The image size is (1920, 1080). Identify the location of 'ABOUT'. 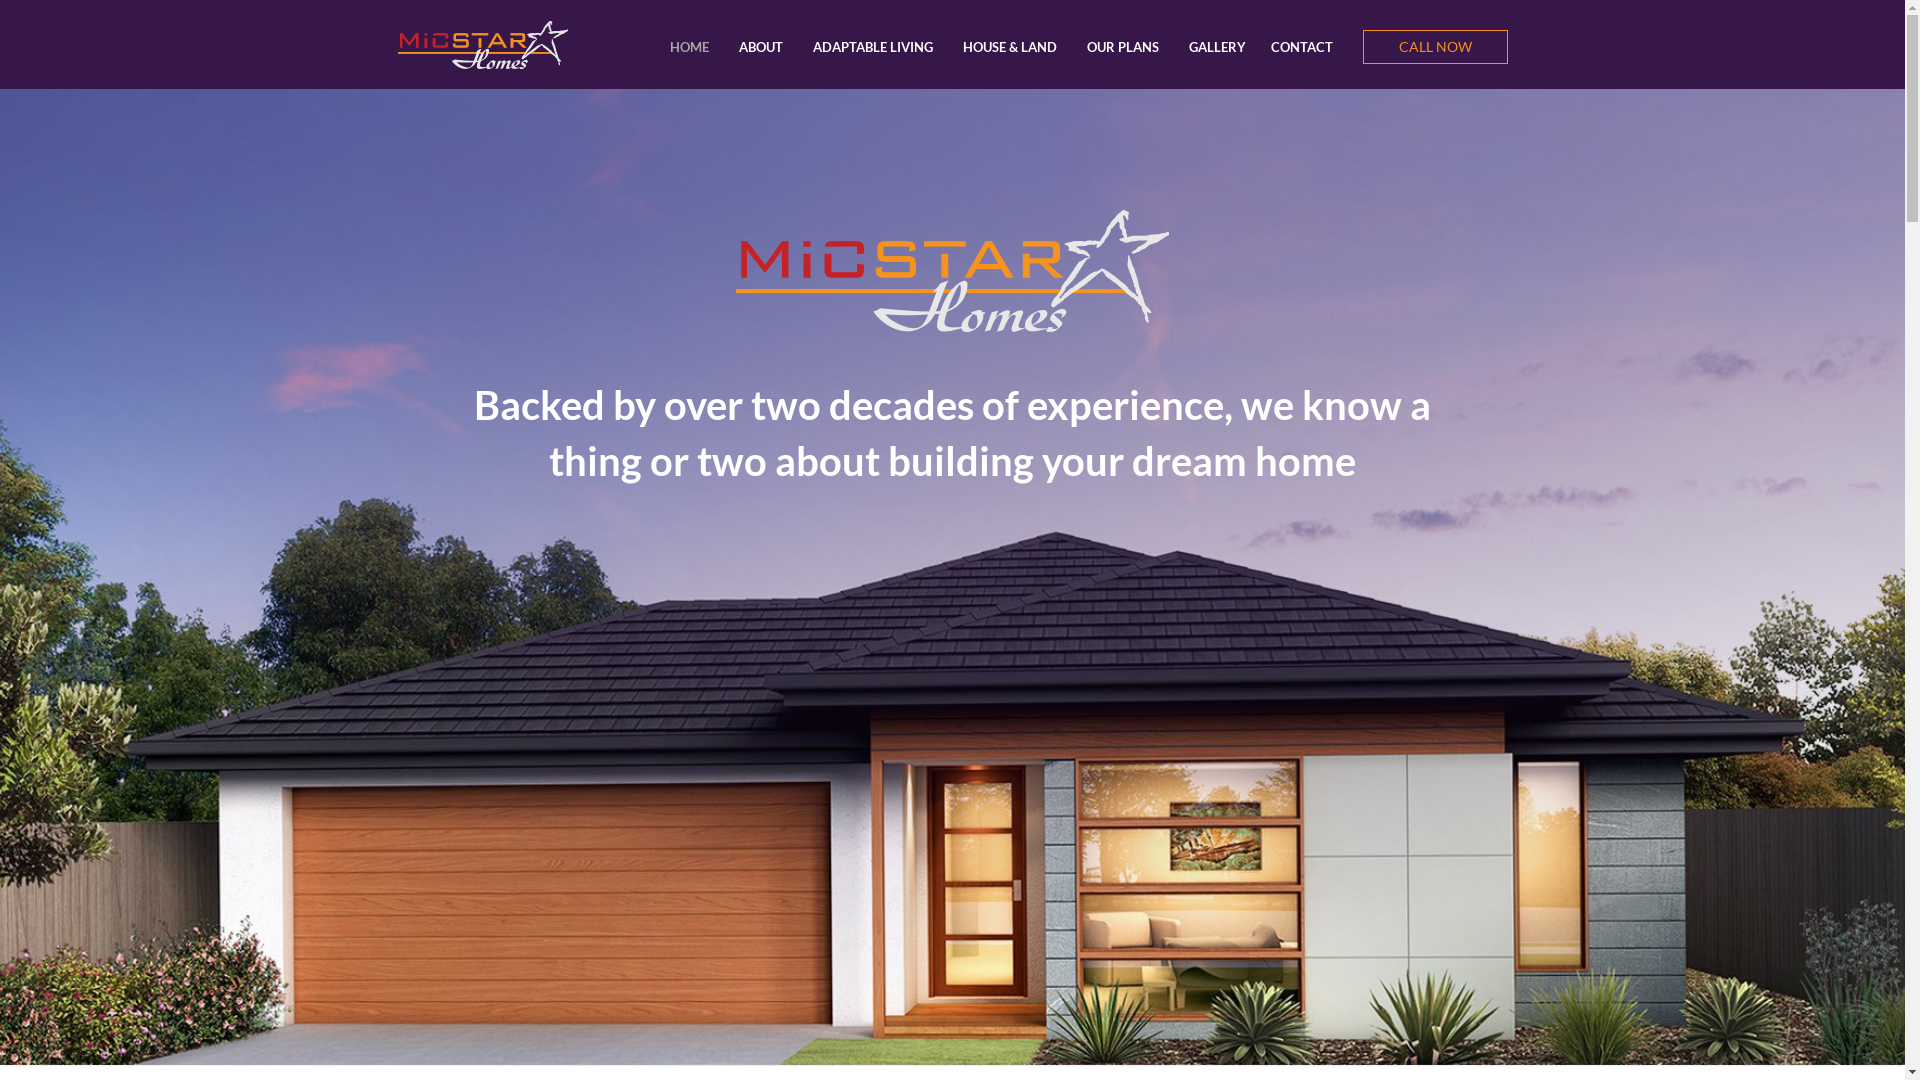
(758, 45).